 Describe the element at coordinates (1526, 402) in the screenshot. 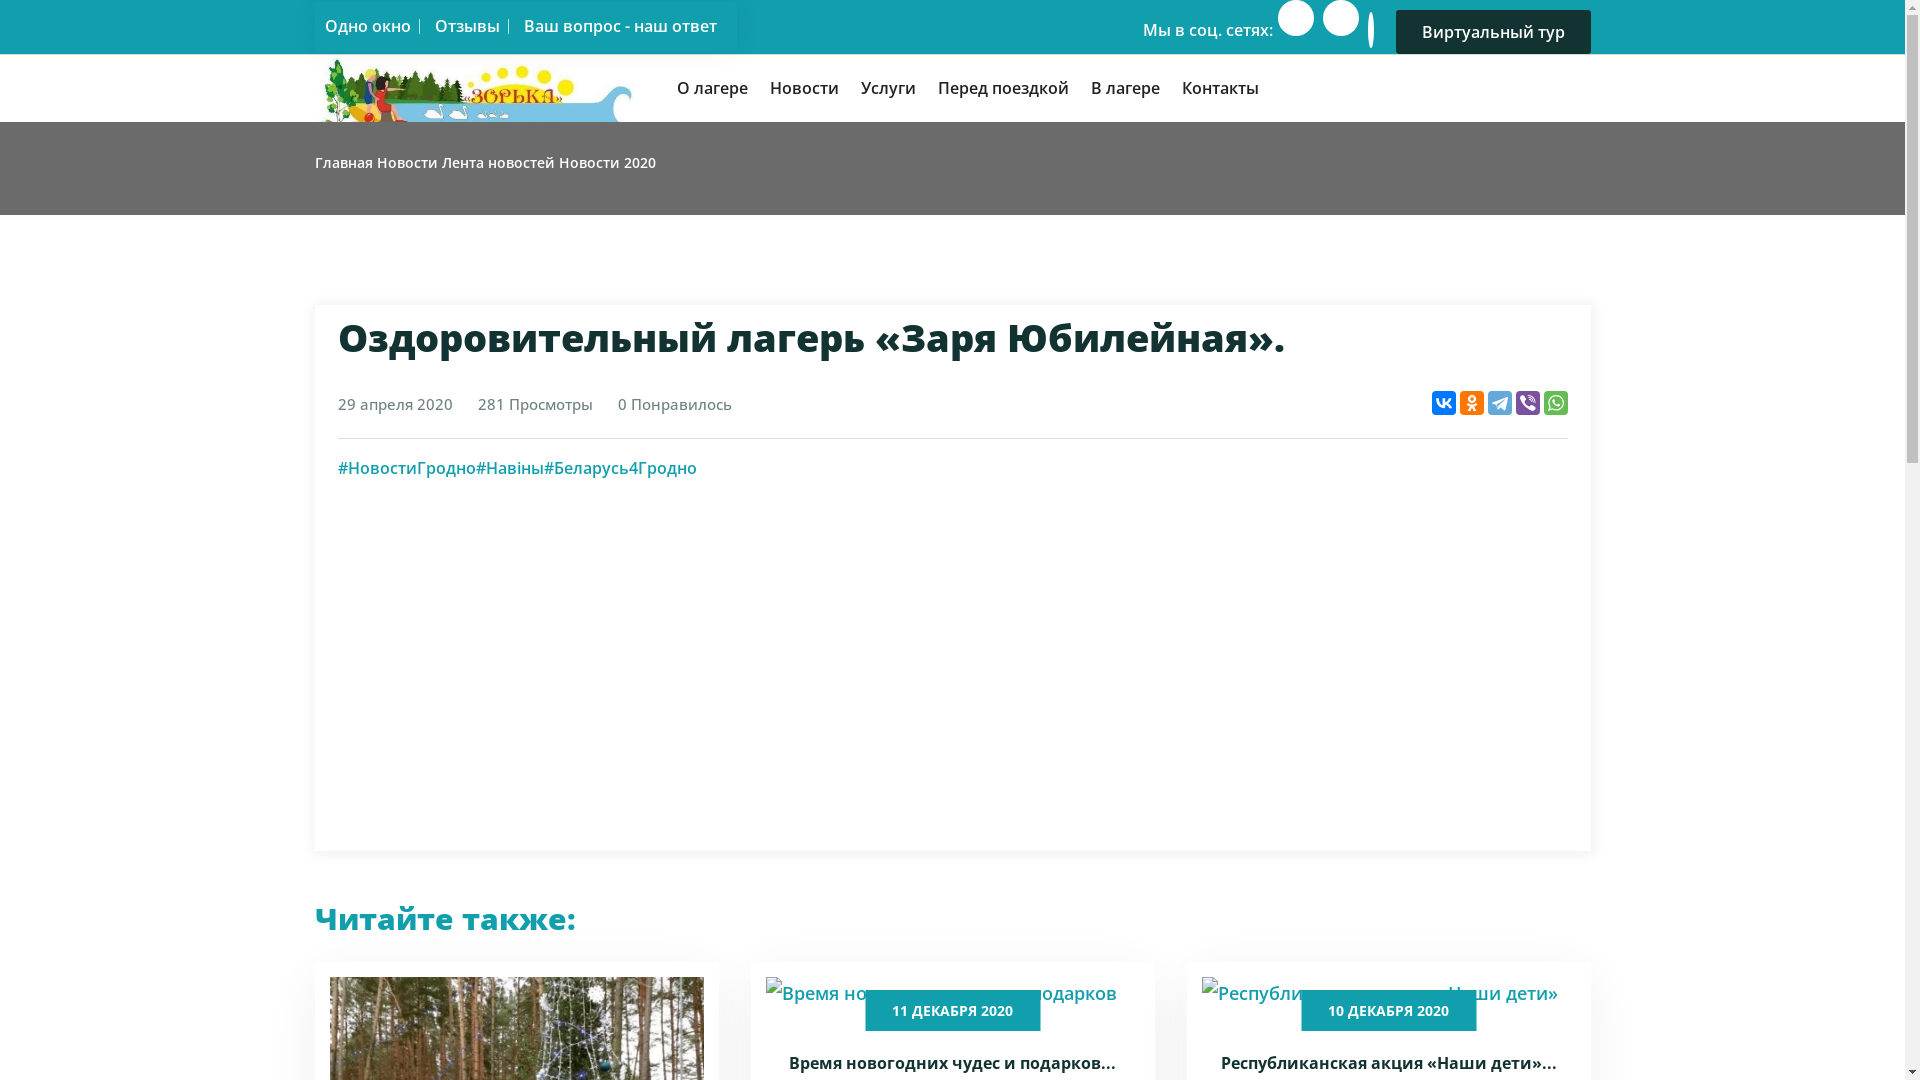

I see `'Viber'` at that location.